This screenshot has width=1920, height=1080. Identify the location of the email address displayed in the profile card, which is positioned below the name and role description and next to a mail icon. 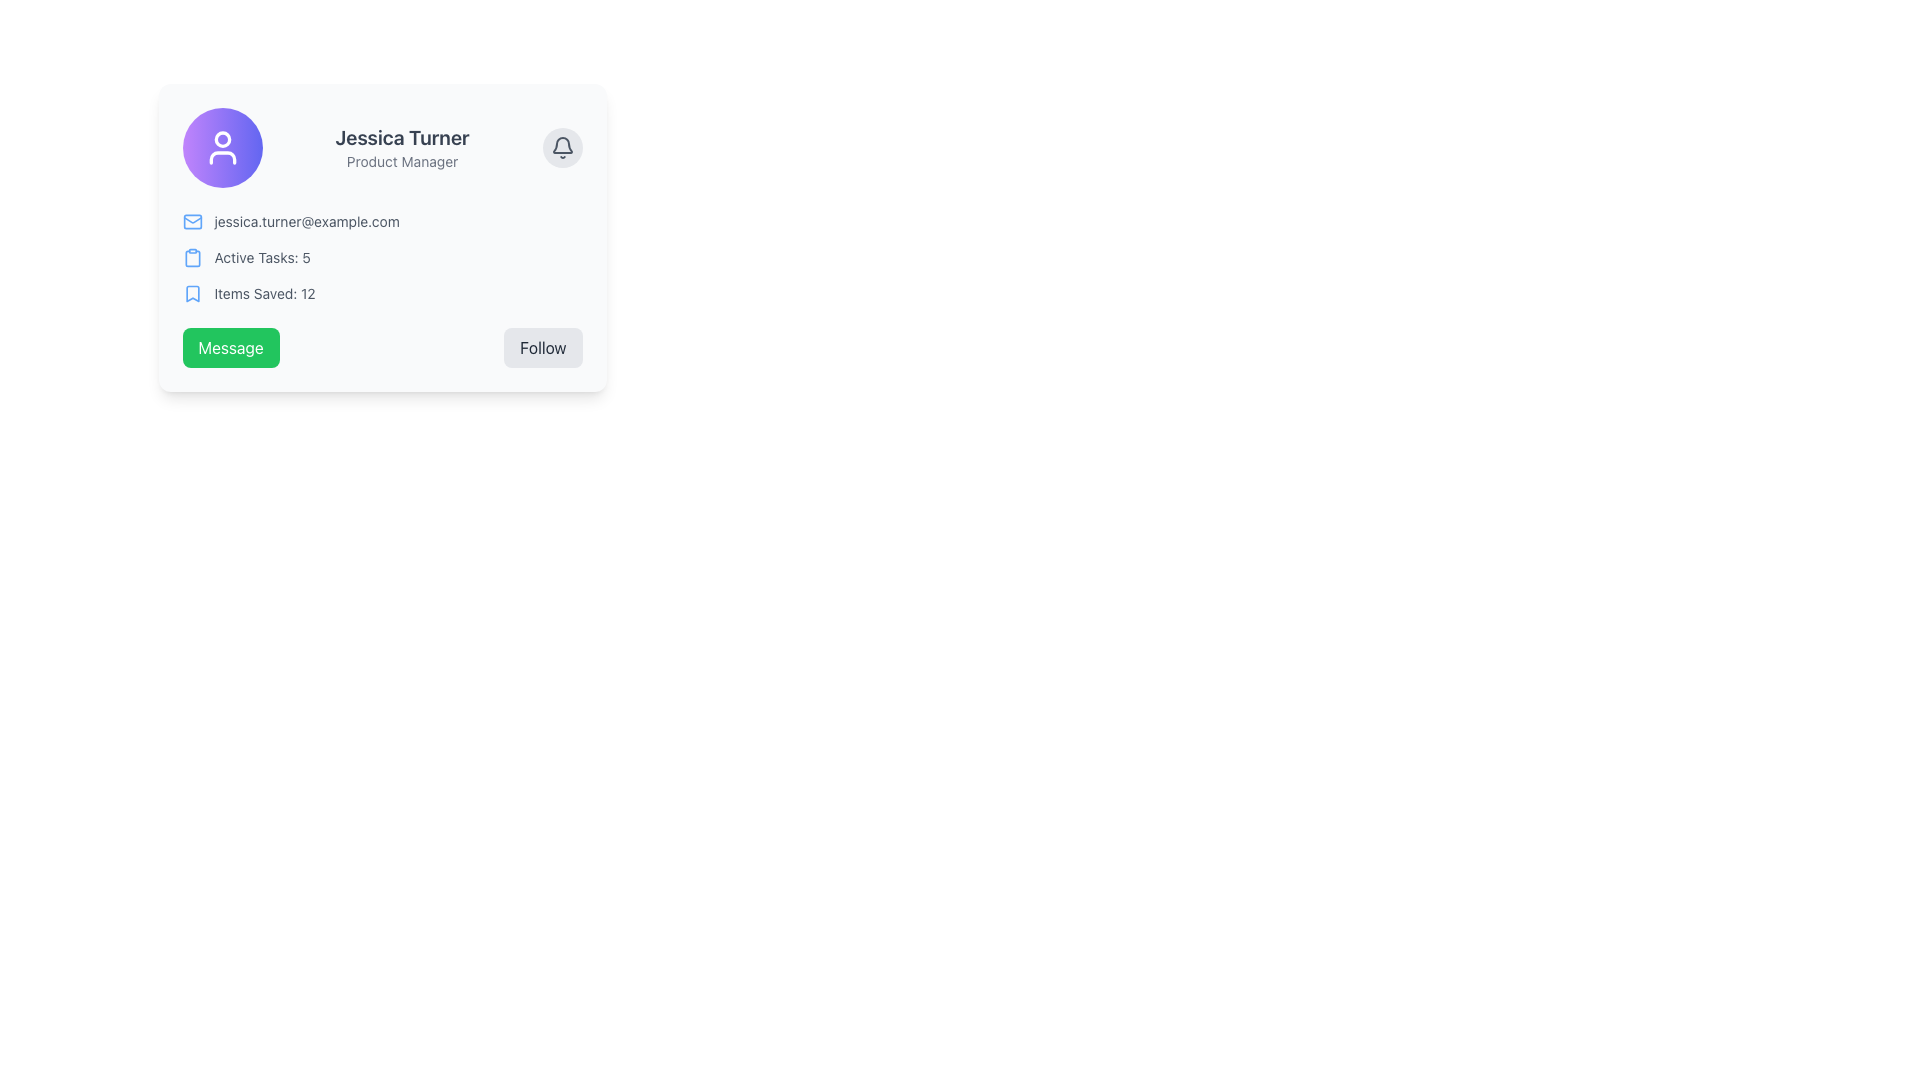
(306, 222).